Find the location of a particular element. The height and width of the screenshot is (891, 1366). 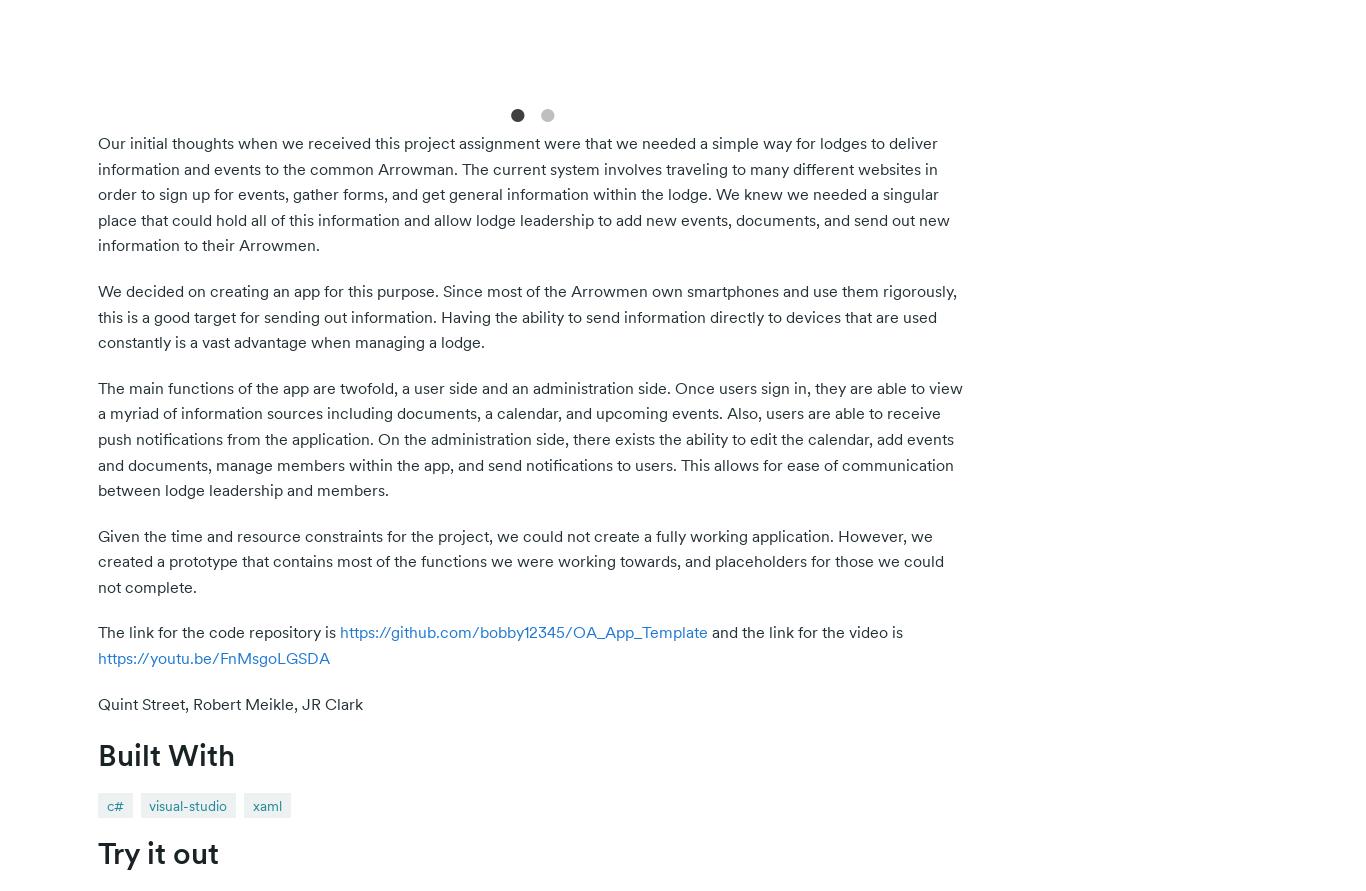

'We decided on creating an app for this purpose. Since most of the Arrowmen own smartphones and use them rigorously, this is a good target for sending out information. Having the ability to send information directly to devices that are used constantly is a vast advantage when managing a lodge.' is located at coordinates (527, 315).